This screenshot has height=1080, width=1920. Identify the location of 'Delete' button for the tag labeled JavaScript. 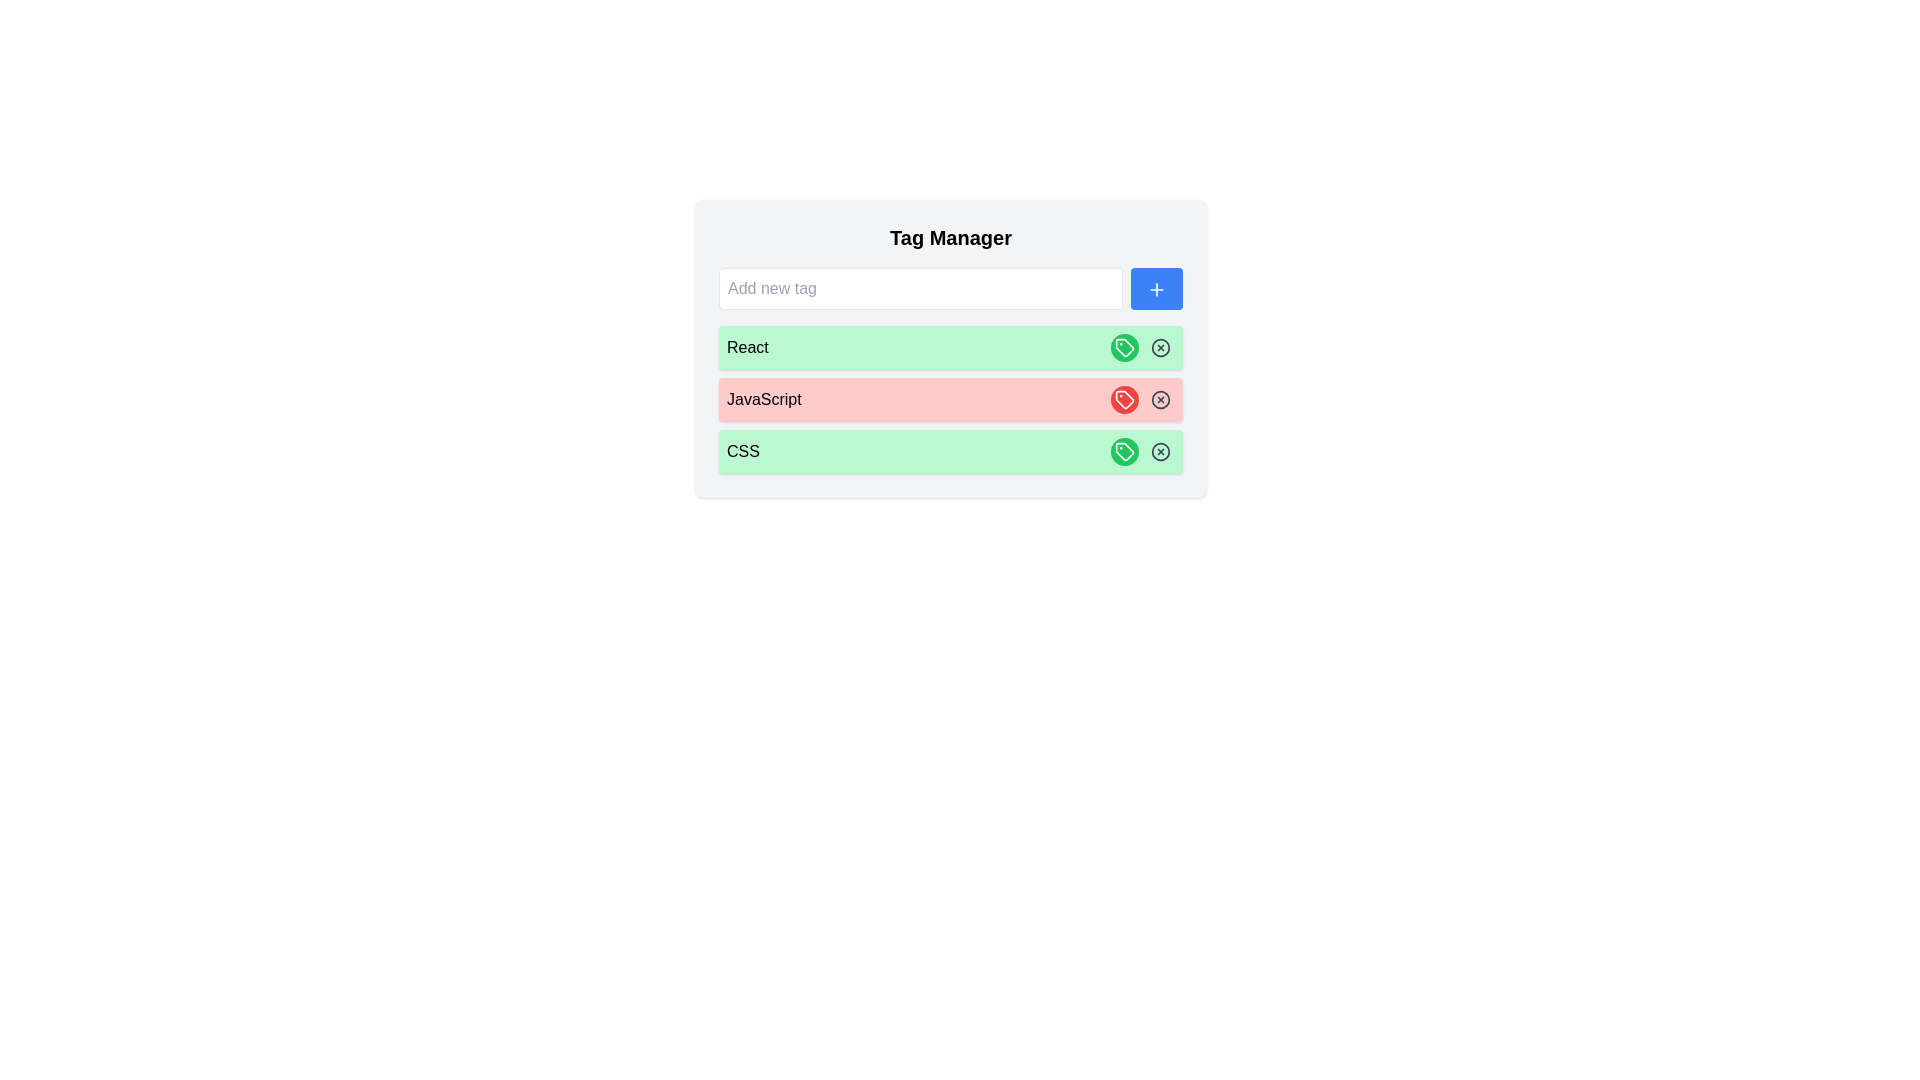
(1161, 400).